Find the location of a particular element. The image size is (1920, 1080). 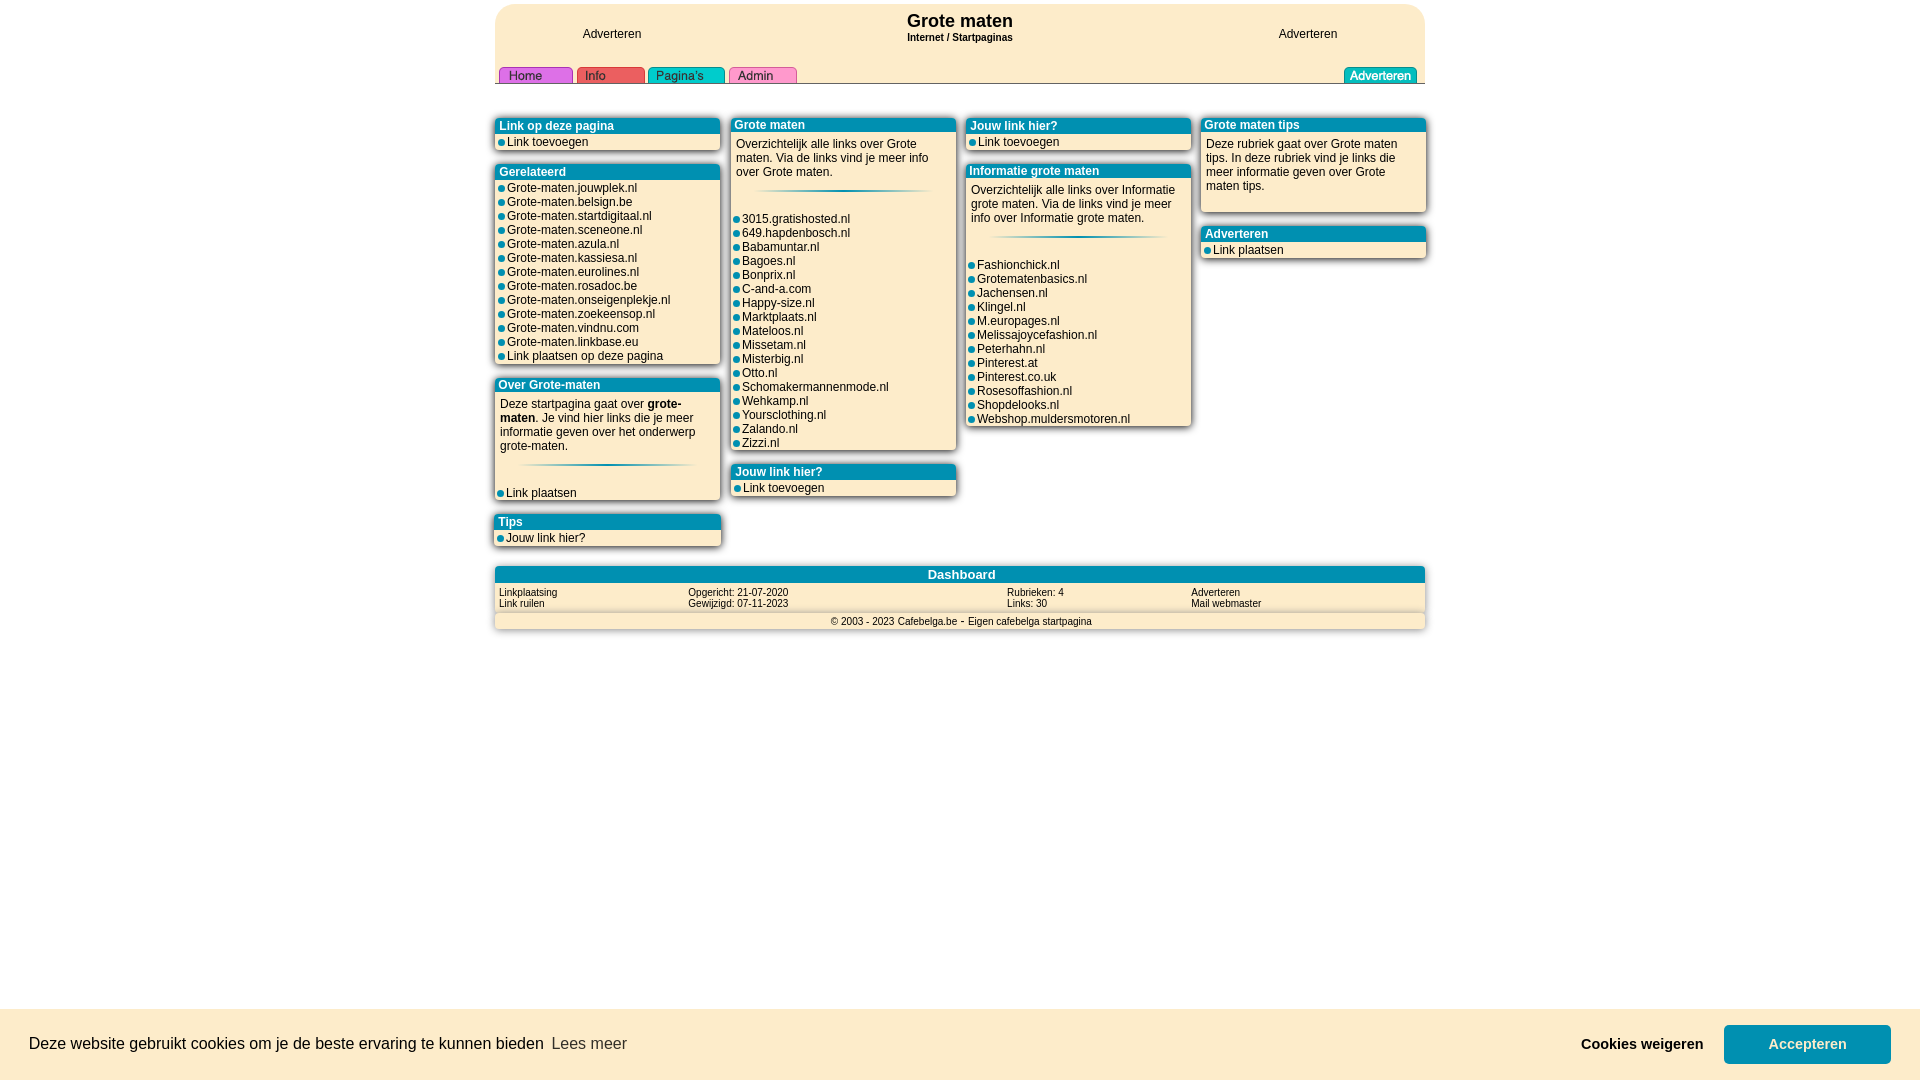

'Mateloos.nl' is located at coordinates (741, 330).